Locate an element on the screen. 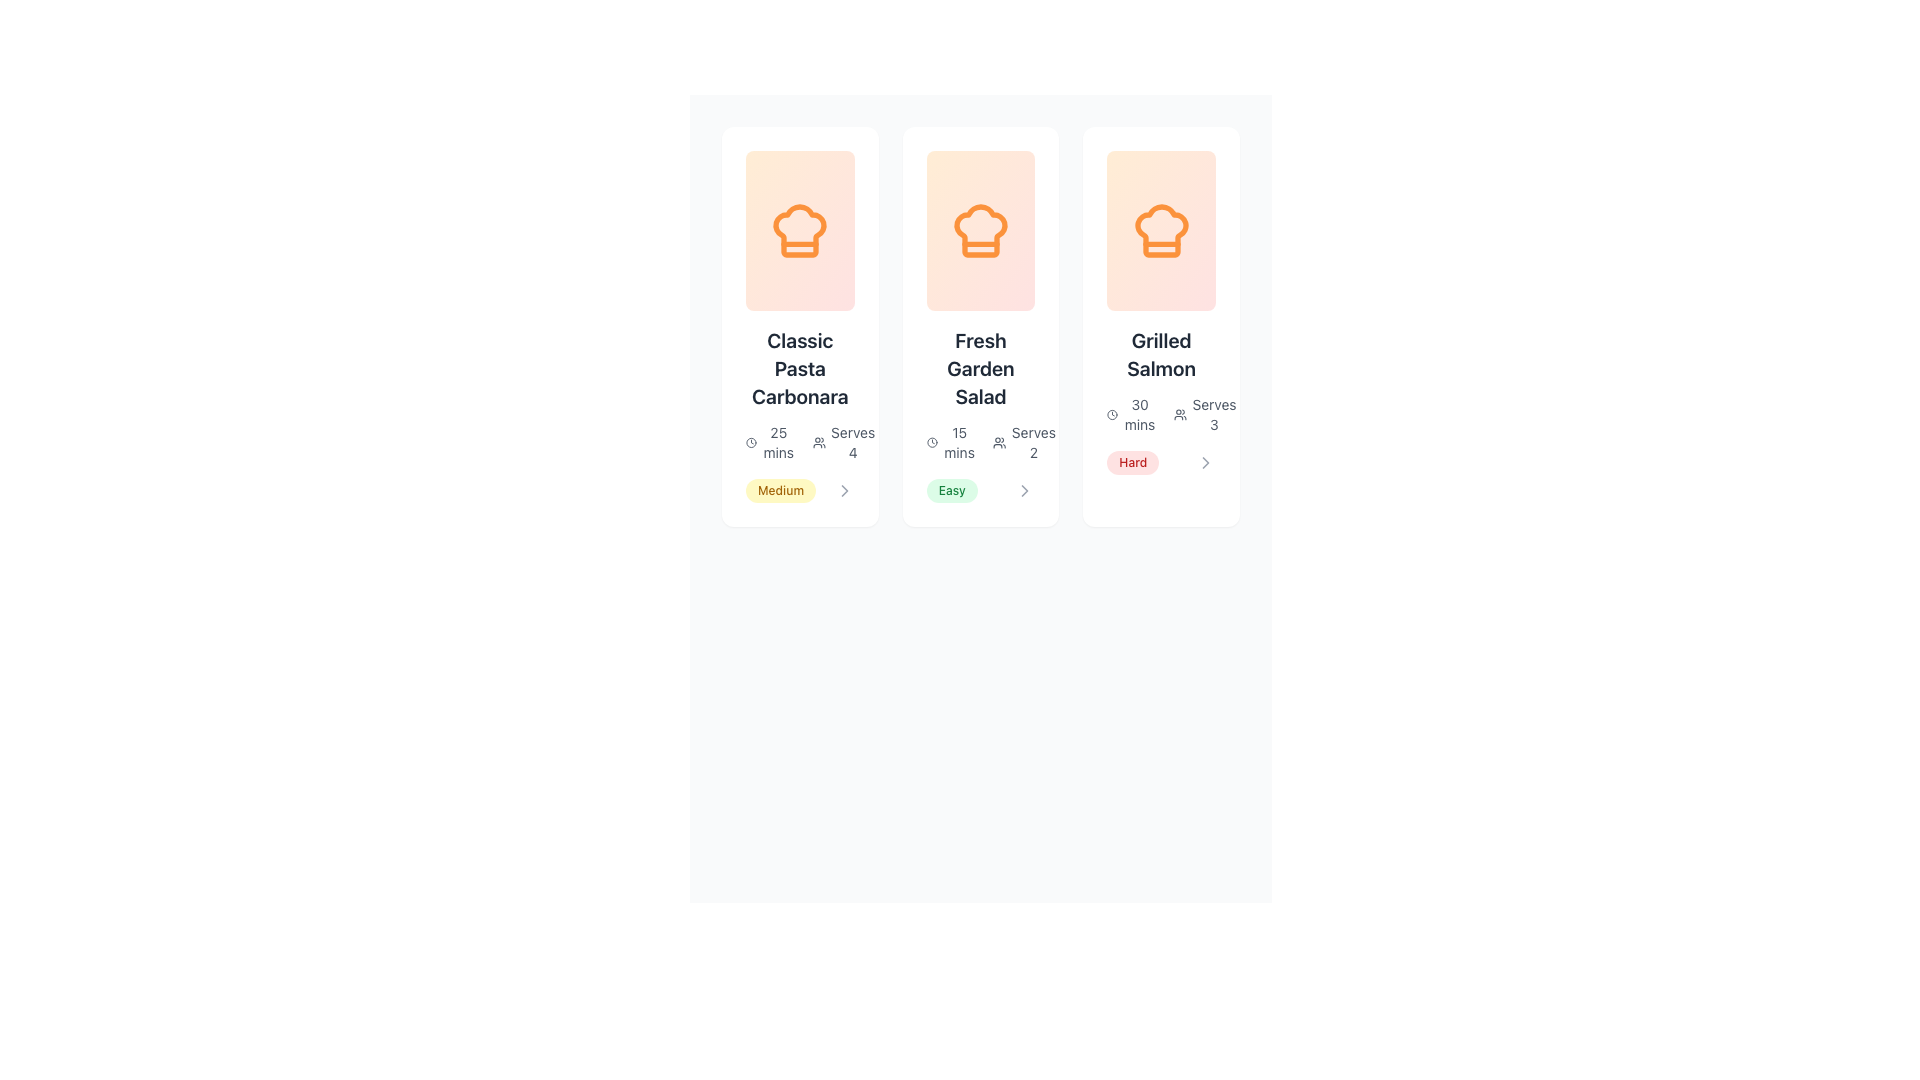 This screenshot has height=1080, width=1920. to select the card titled 'Fresh Garden Salad', which is the second card in a three-column grid layout and features an orange chef hat icon along with details about the dish is located at coordinates (980, 326).